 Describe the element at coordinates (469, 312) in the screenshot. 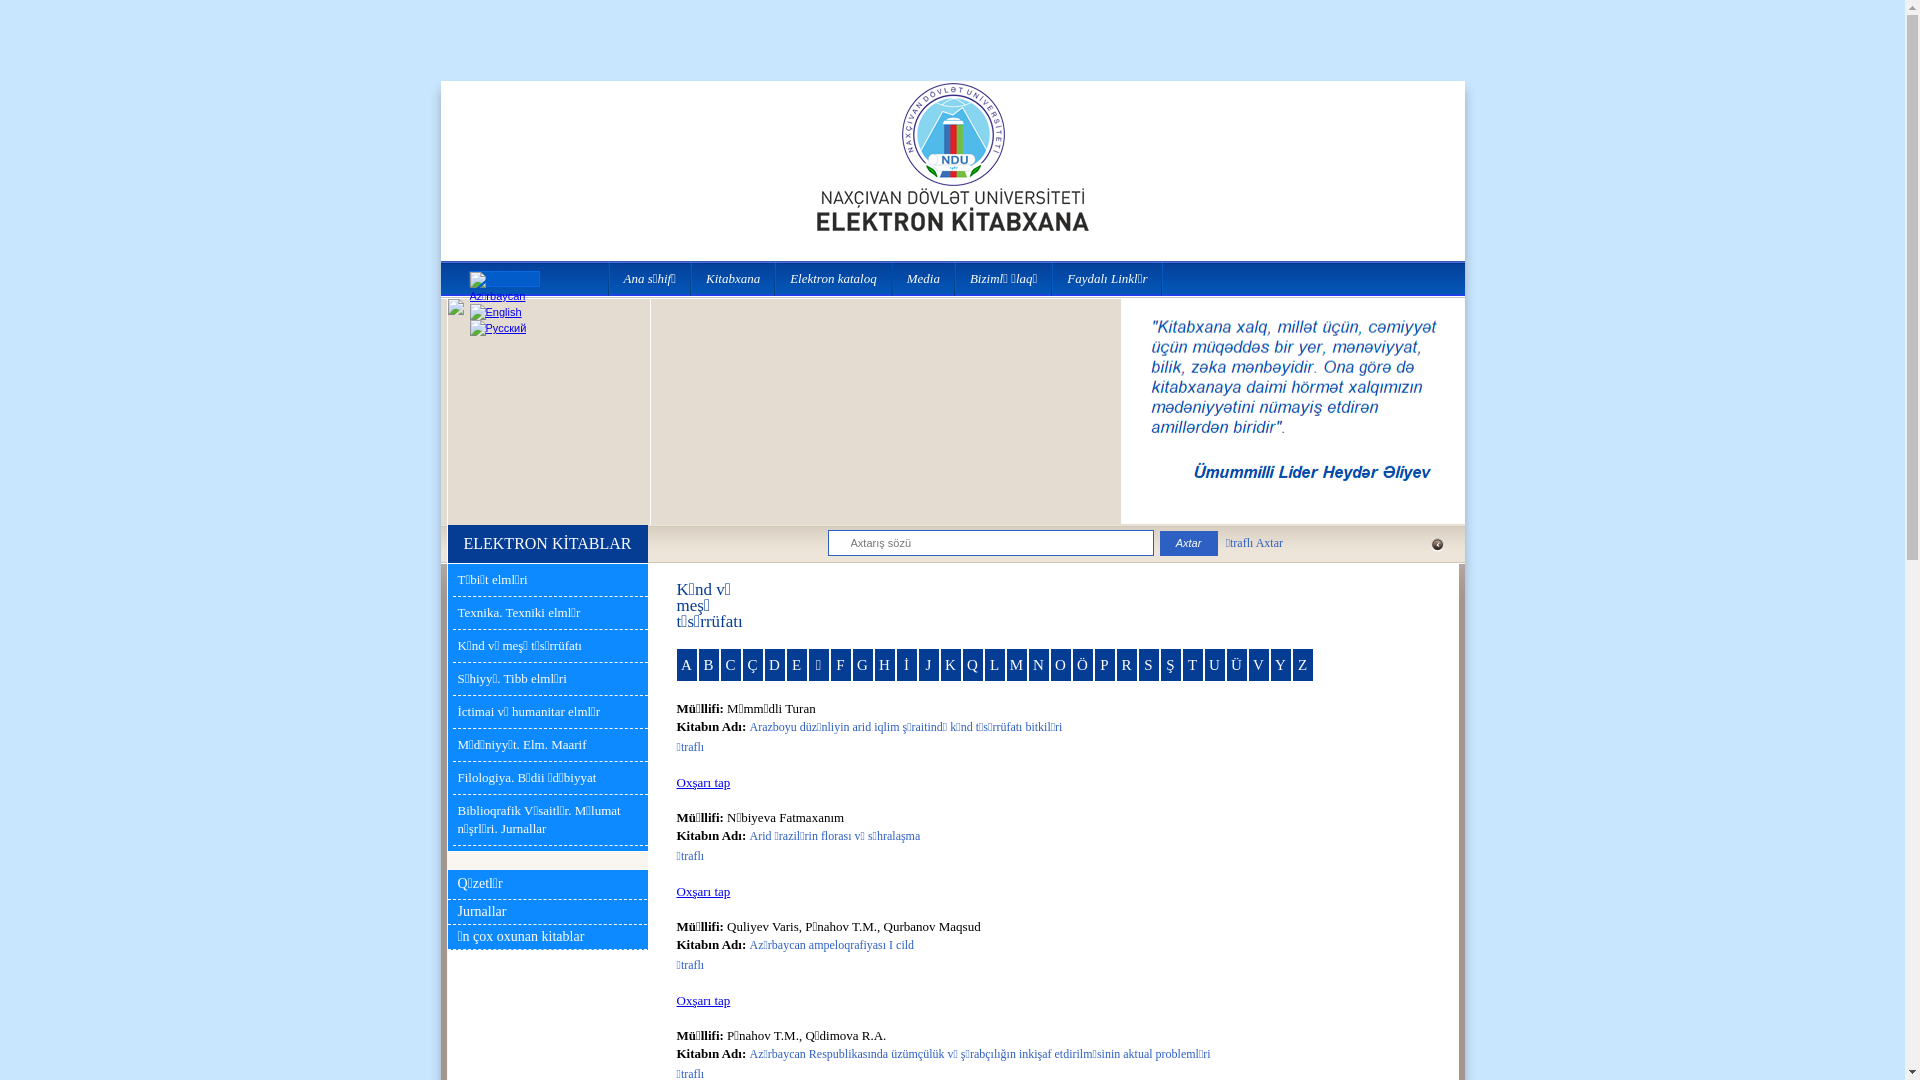

I see `'English'` at that location.